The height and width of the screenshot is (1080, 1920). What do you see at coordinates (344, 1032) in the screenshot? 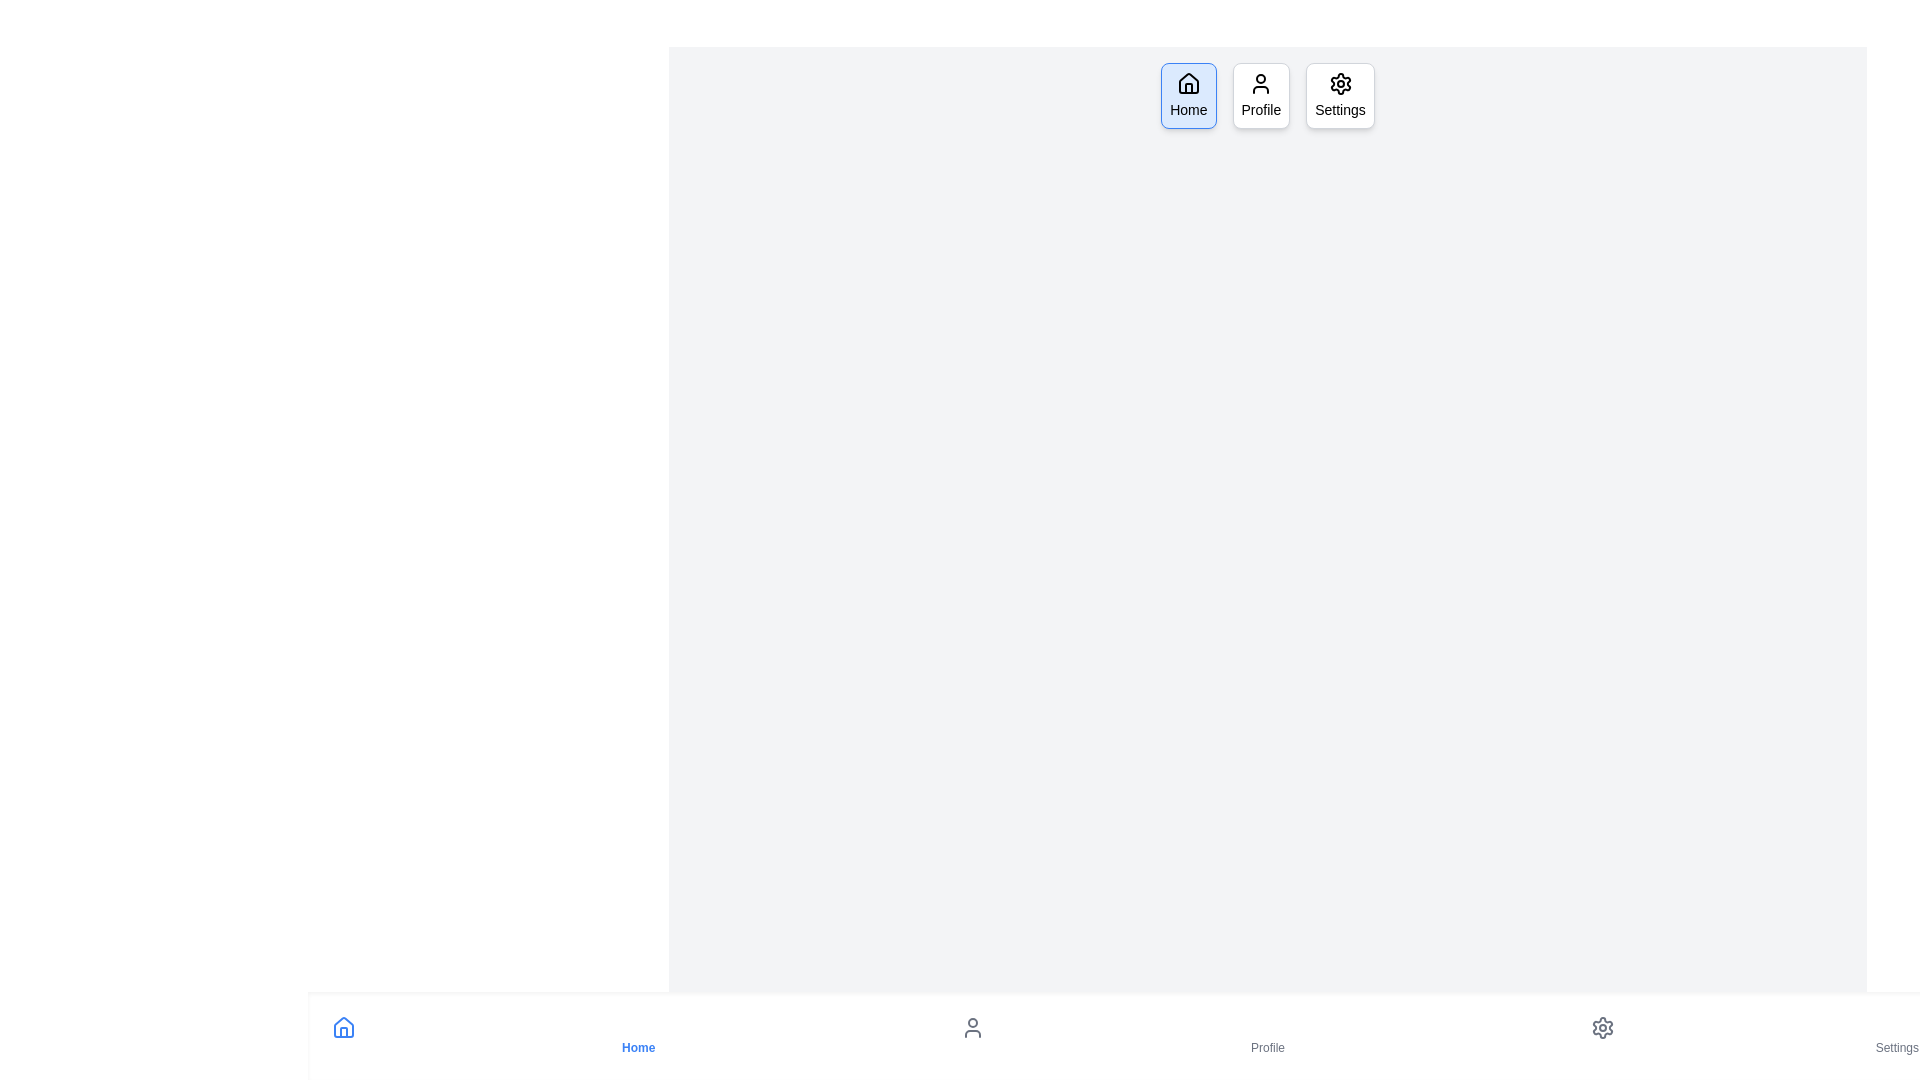
I see `the central door rectangle inside the house-shaped icon located in the bottom navigation bar's 'Home' section` at bounding box center [344, 1032].